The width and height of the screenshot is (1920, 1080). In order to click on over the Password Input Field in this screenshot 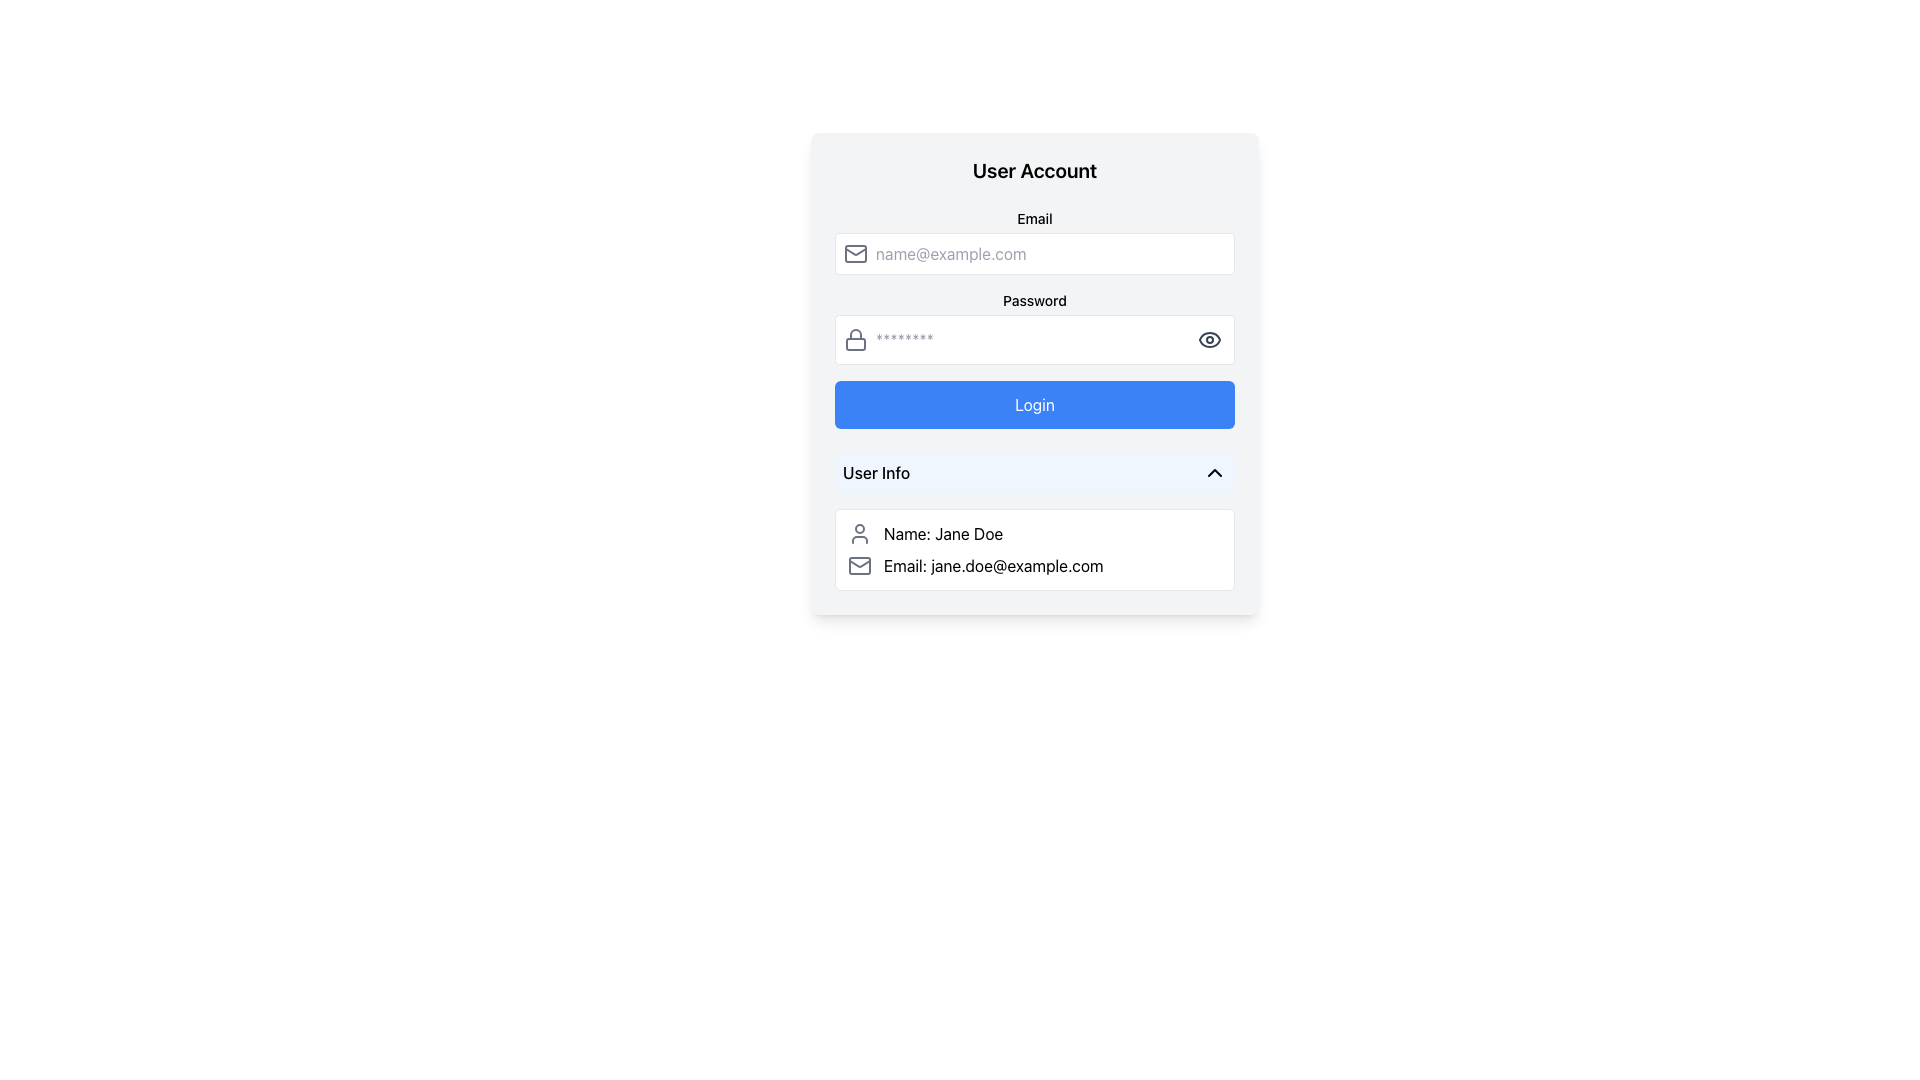, I will do `click(1035, 326)`.